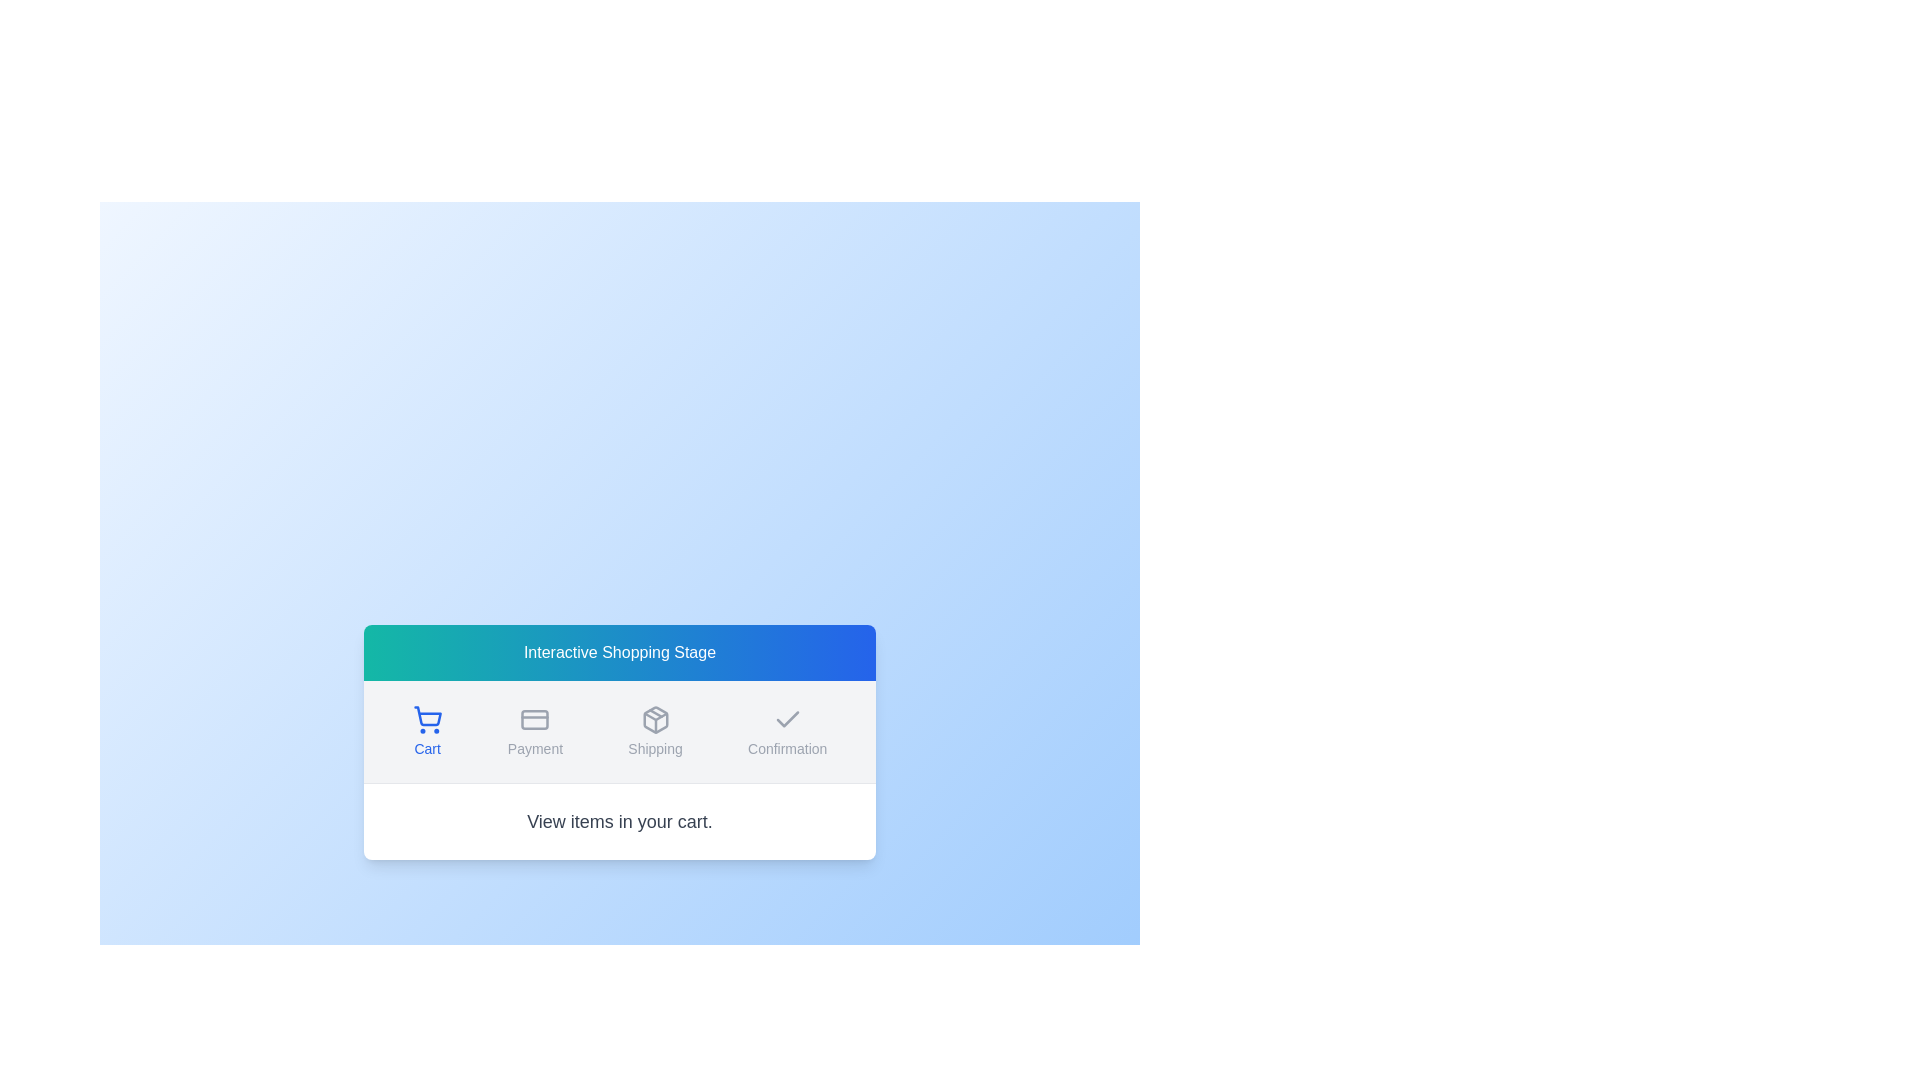 This screenshot has width=1920, height=1080. I want to click on the credit card icon, which is the second option in the row of Payment-related icons, visually designed with a thin outline and rounded corners, so click(535, 718).